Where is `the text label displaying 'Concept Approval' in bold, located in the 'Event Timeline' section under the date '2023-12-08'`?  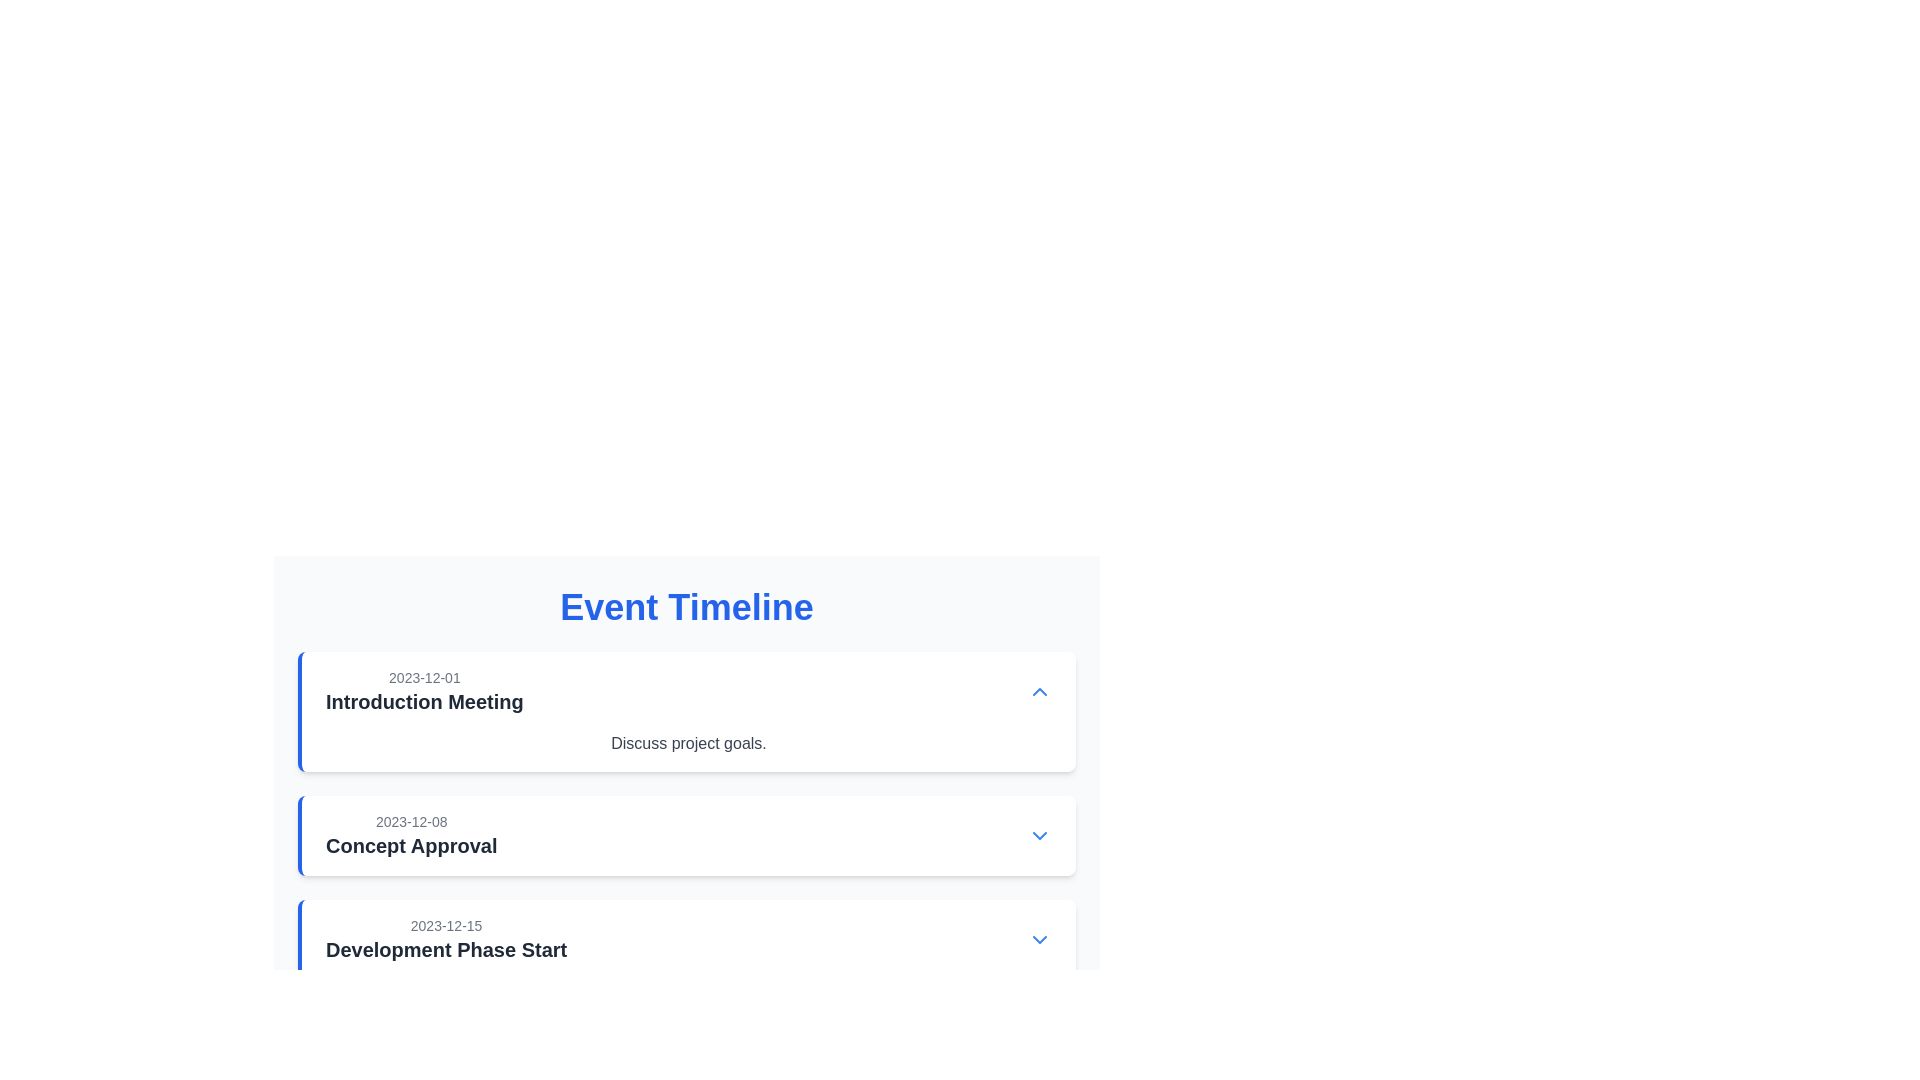
the text label displaying 'Concept Approval' in bold, located in the 'Event Timeline' section under the date '2023-12-08' is located at coordinates (410, 845).